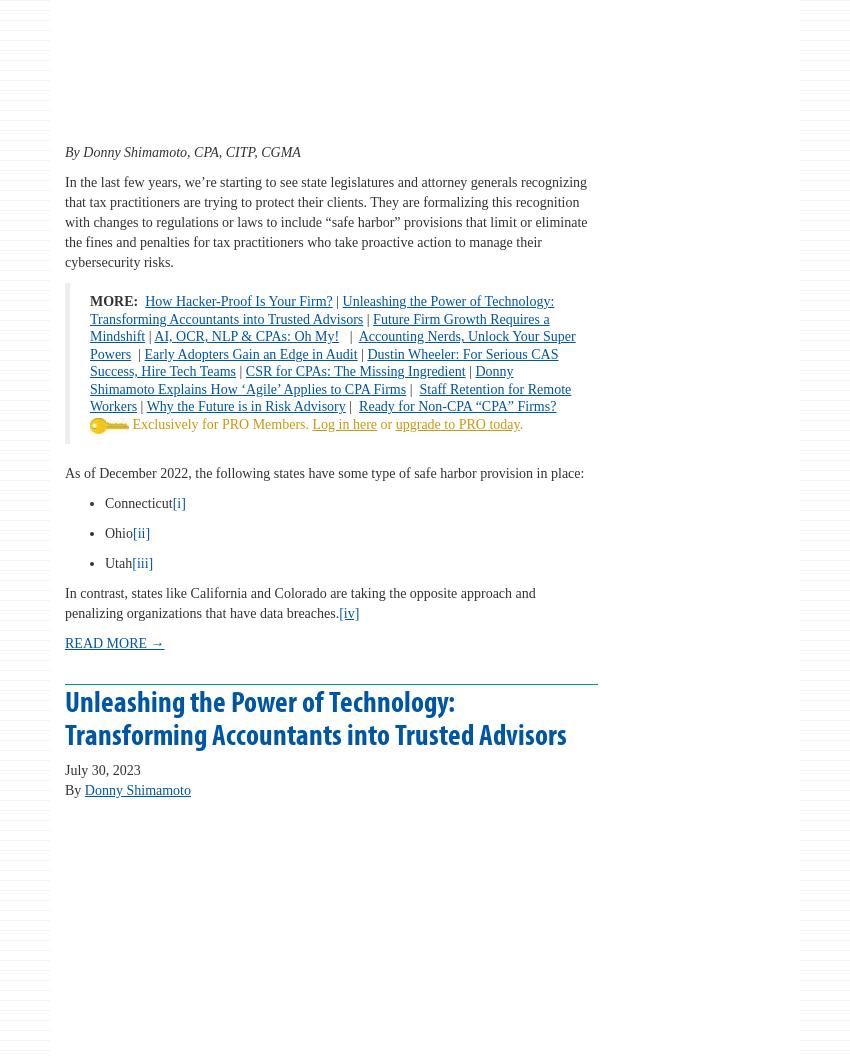 The height and width of the screenshot is (1056, 850). What do you see at coordinates (301, 378) in the screenshot?
I see `'Donny Shimamoto Explains How ‘Agile’ Applies to CPA Firms'` at bounding box center [301, 378].